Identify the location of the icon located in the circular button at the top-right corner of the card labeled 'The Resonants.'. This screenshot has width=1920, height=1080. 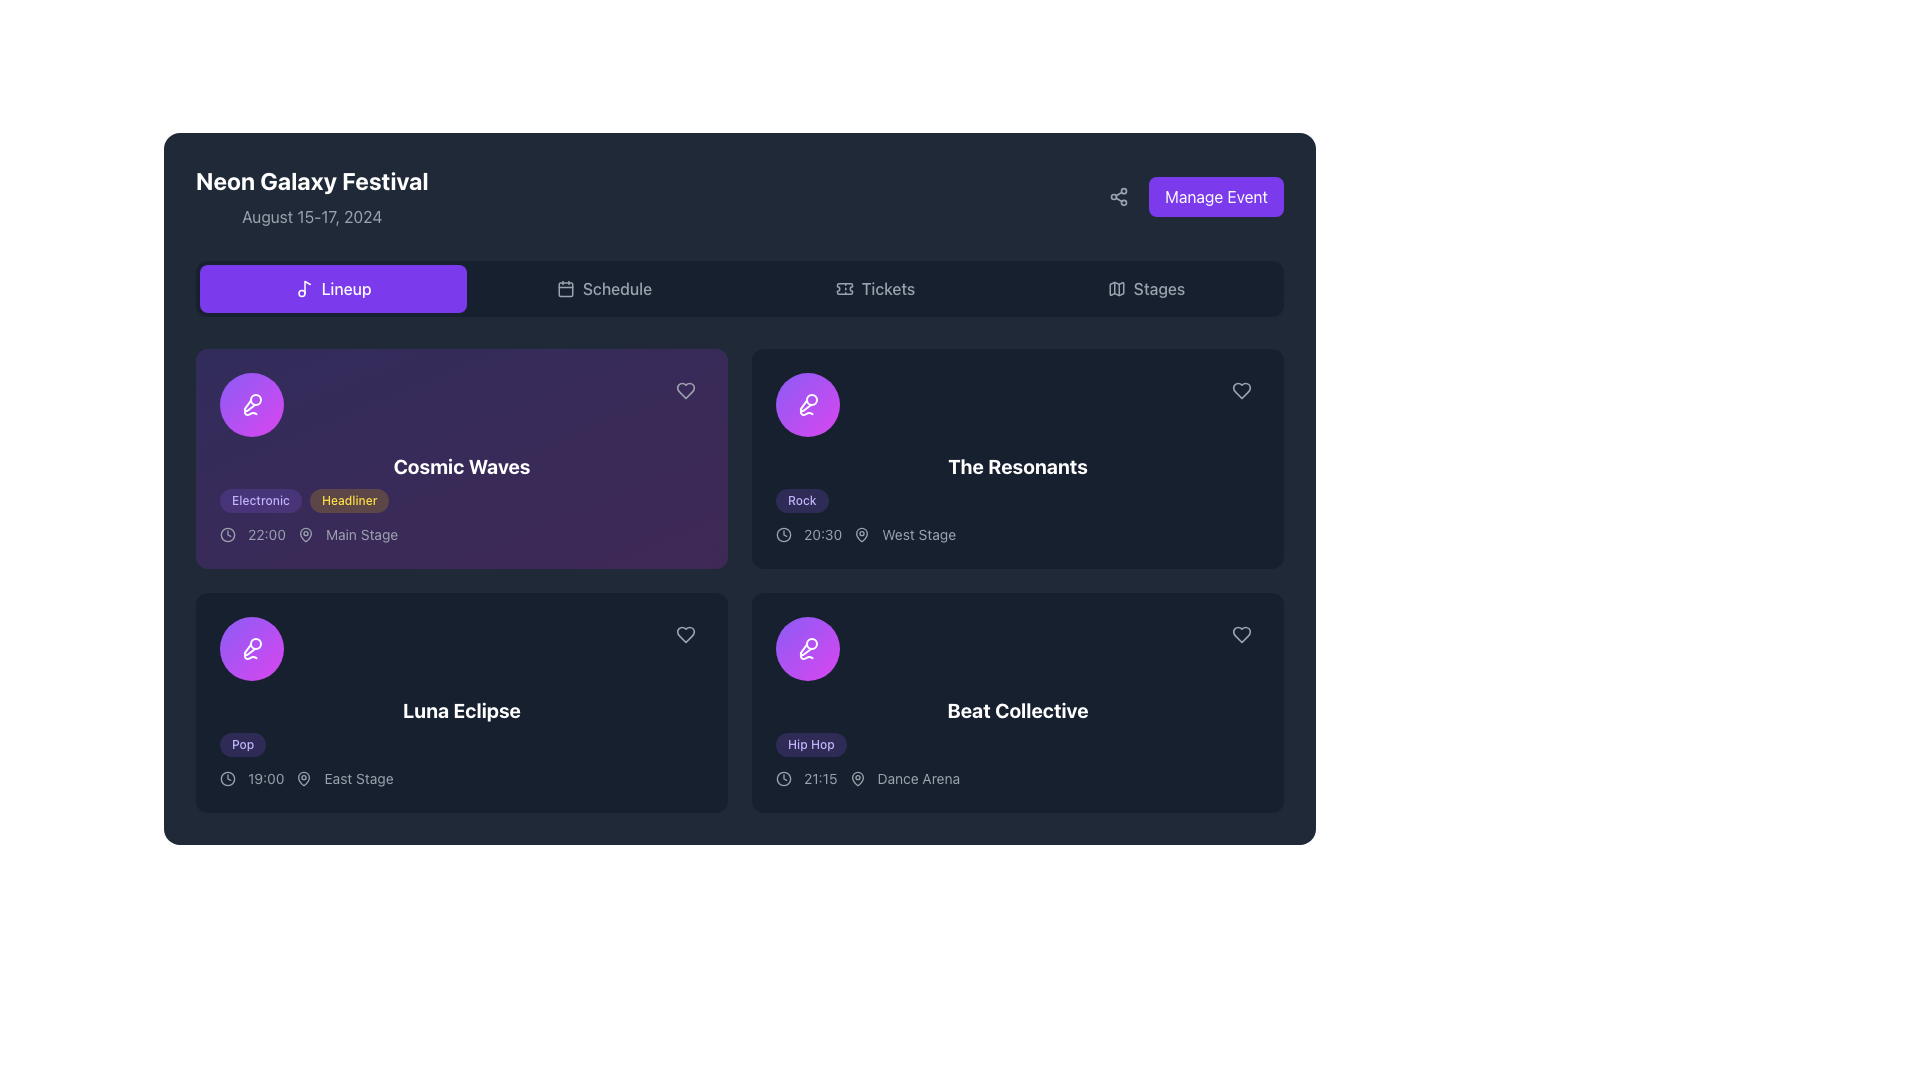
(251, 405).